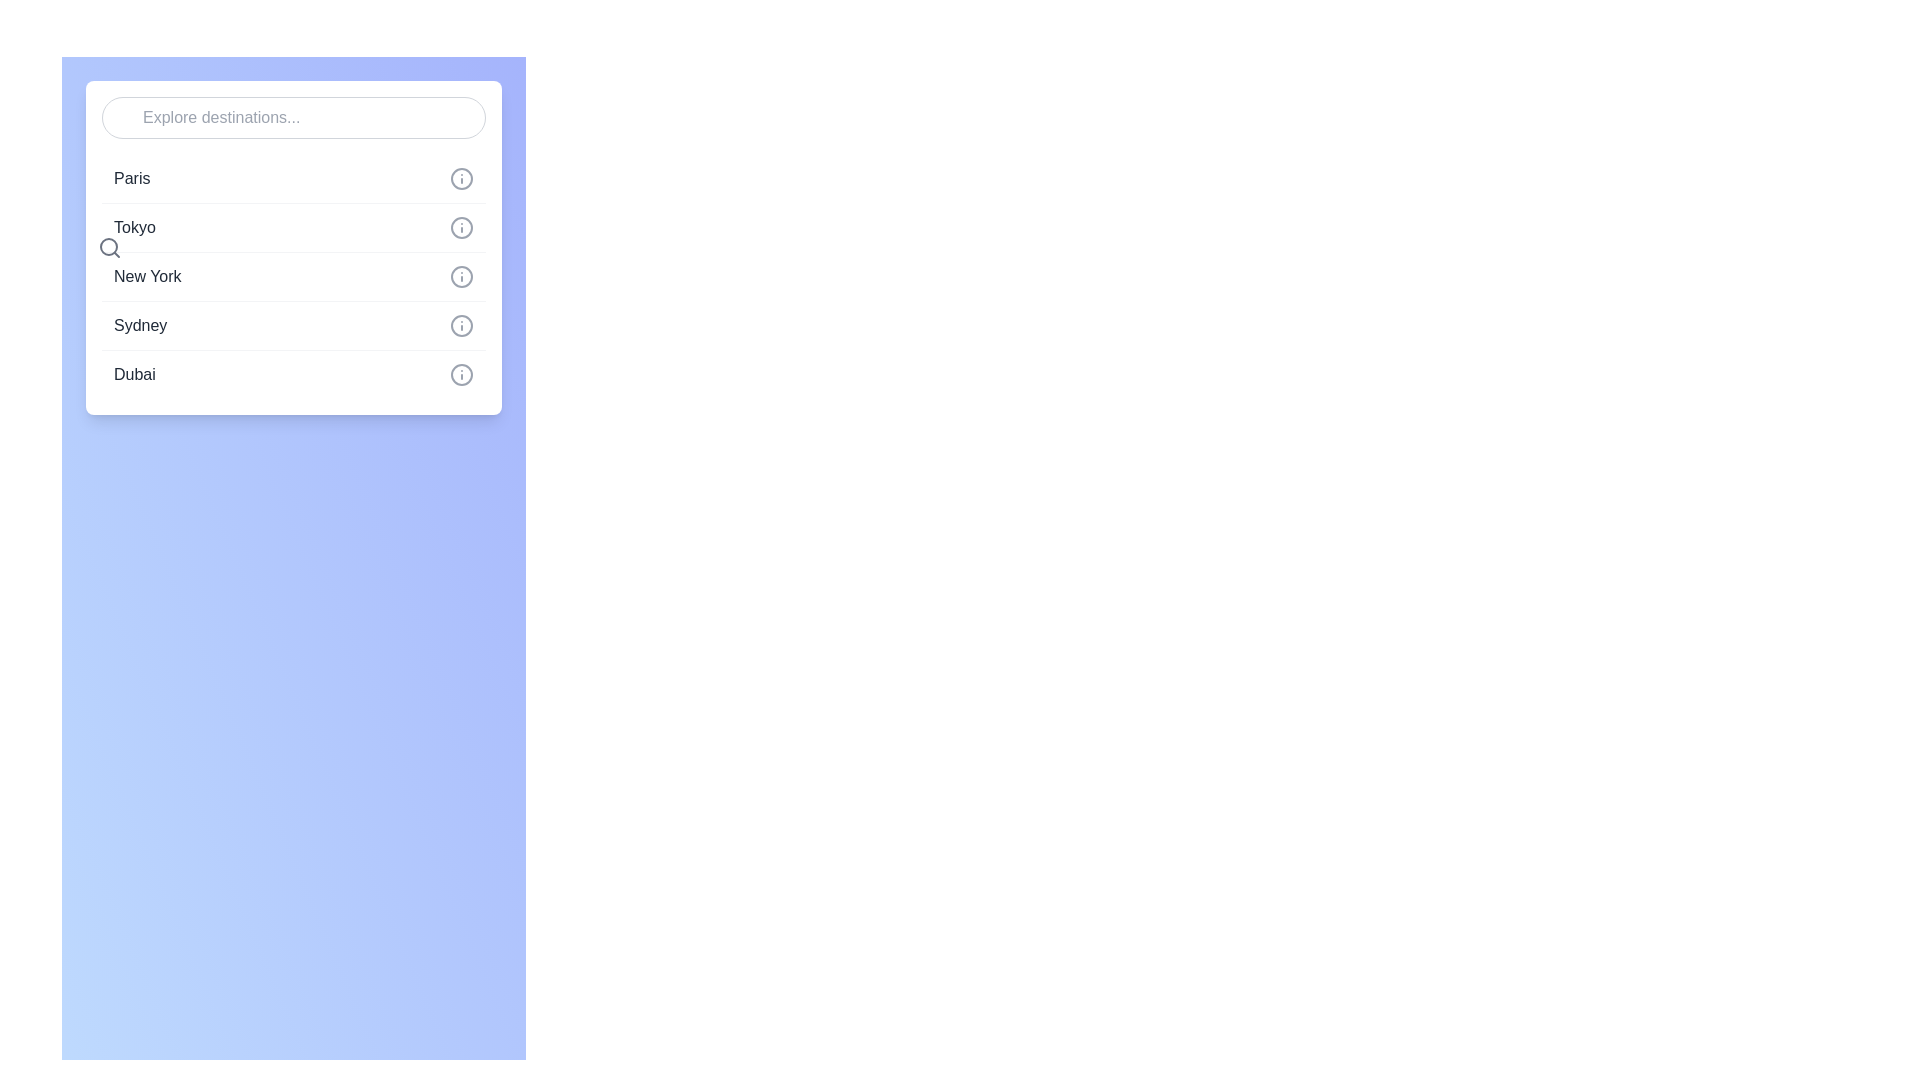 This screenshot has height=1080, width=1920. I want to click on the search or highlight icon located to the left of the text 'Tokyo' in the second row of the list, so click(109, 246).